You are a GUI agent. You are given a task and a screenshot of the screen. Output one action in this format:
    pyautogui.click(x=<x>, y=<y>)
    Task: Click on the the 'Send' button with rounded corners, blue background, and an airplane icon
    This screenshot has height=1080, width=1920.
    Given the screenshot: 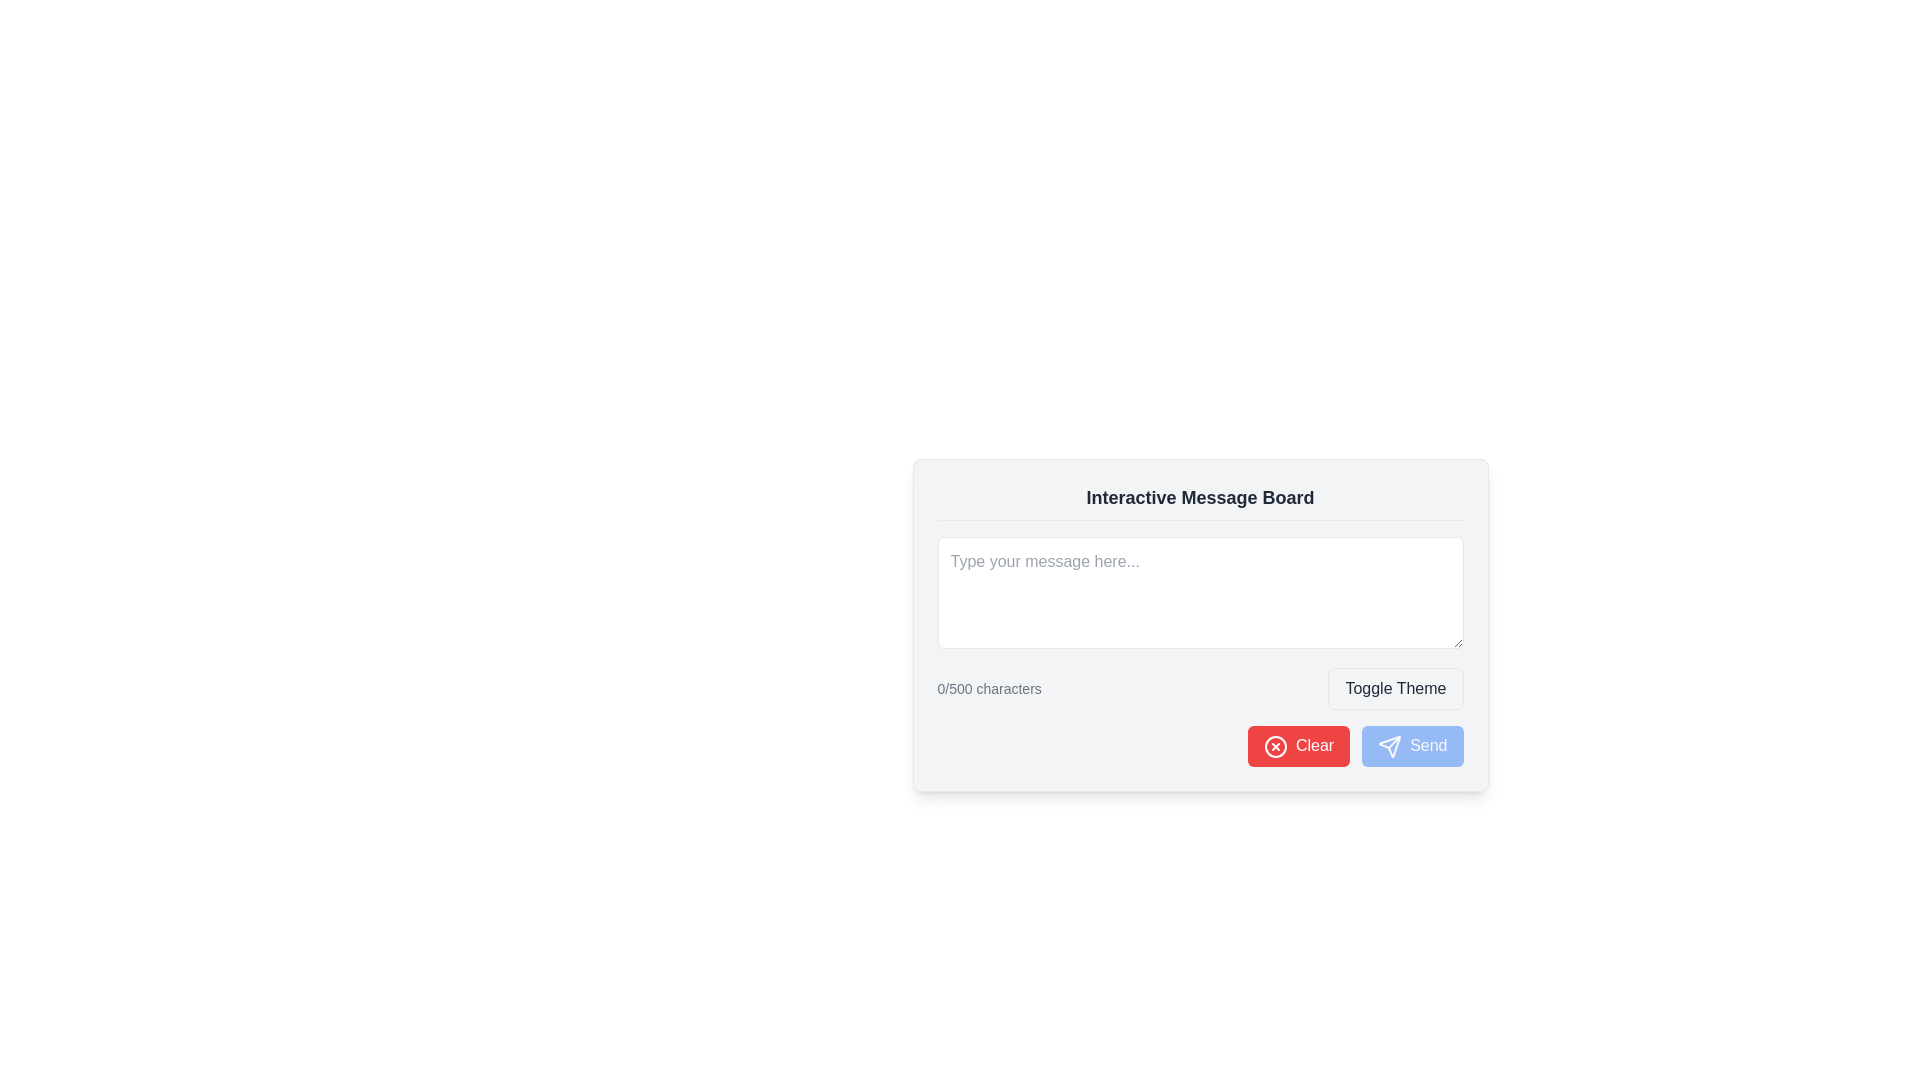 What is the action you would take?
    pyautogui.click(x=1411, y=746)
    